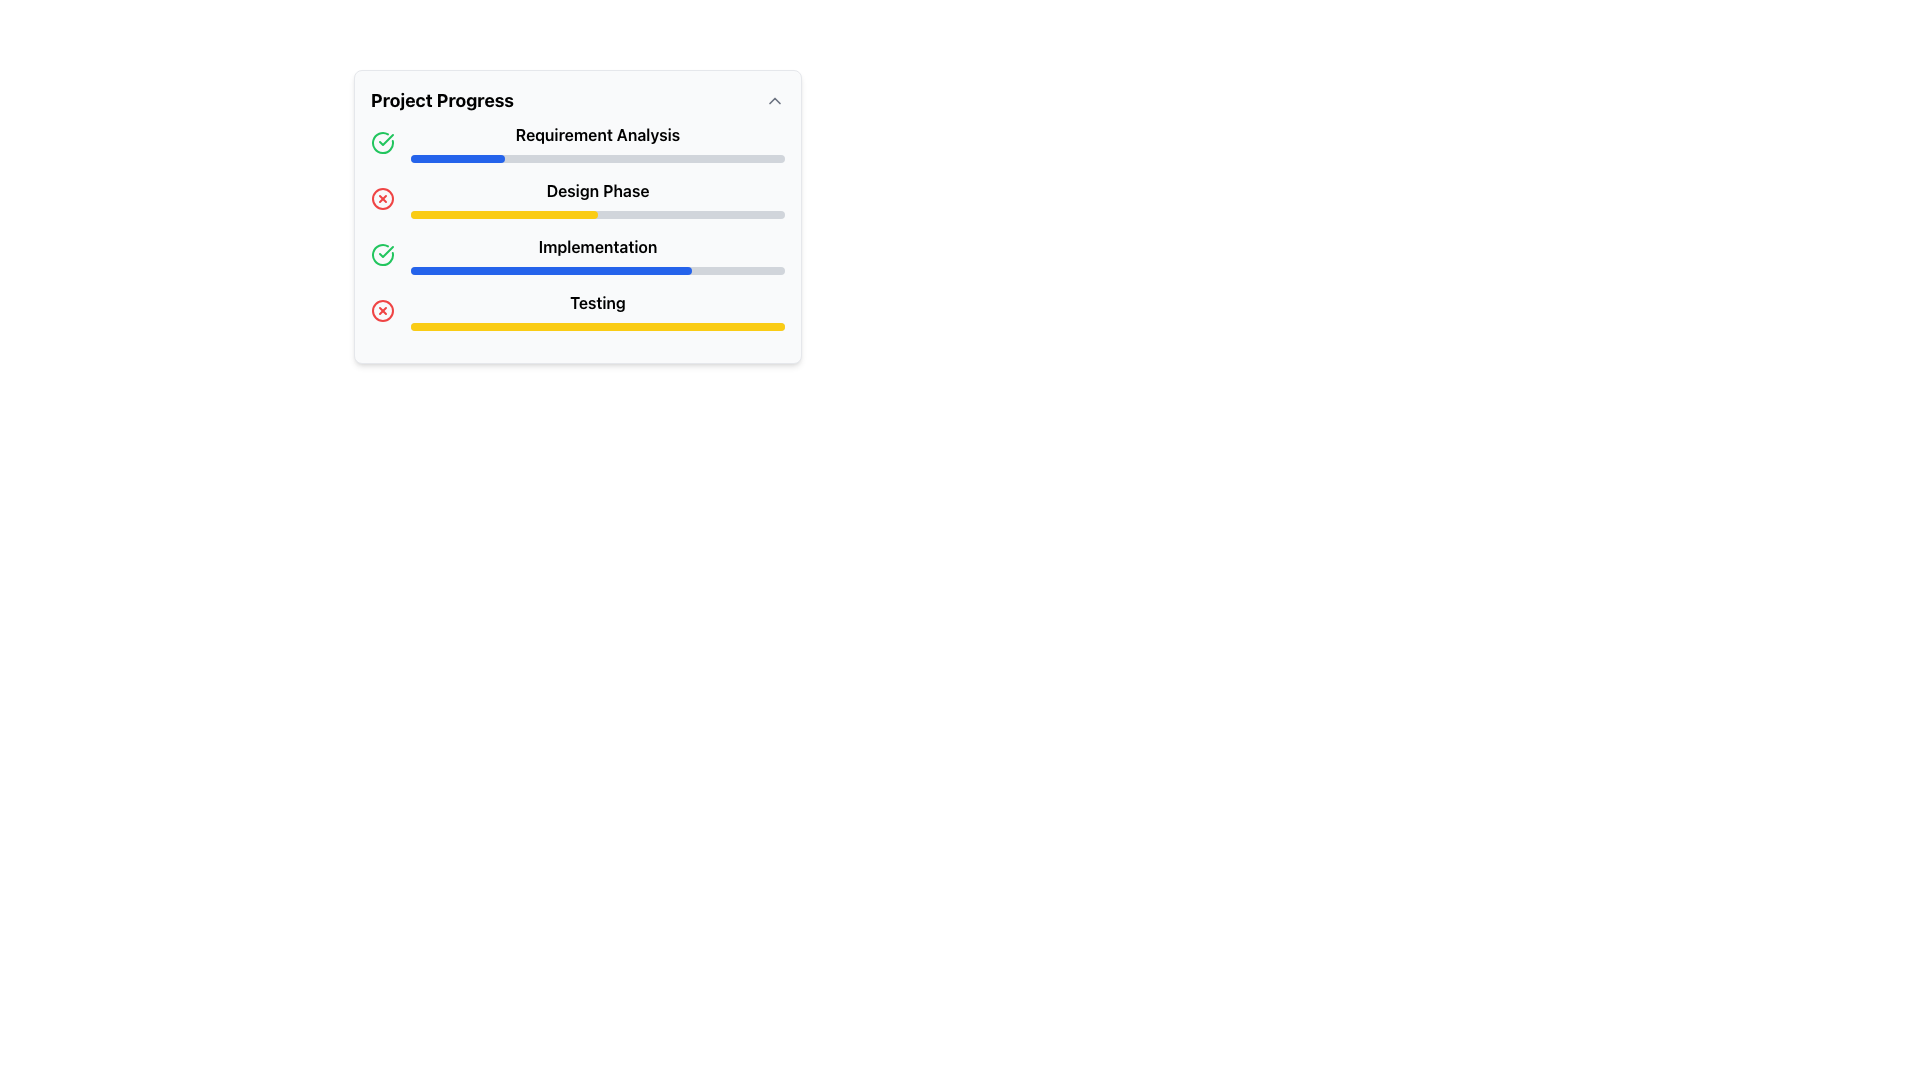 This screenshot has height=1080, width=1920. What do you see at coordinates (383, 253) in the screenshot?
I see `the green circular Status Icon with a white checkmark, located in the third row of the 'Project Progress' card, before the text 'Implementation'` at bounding box center [383, 253].